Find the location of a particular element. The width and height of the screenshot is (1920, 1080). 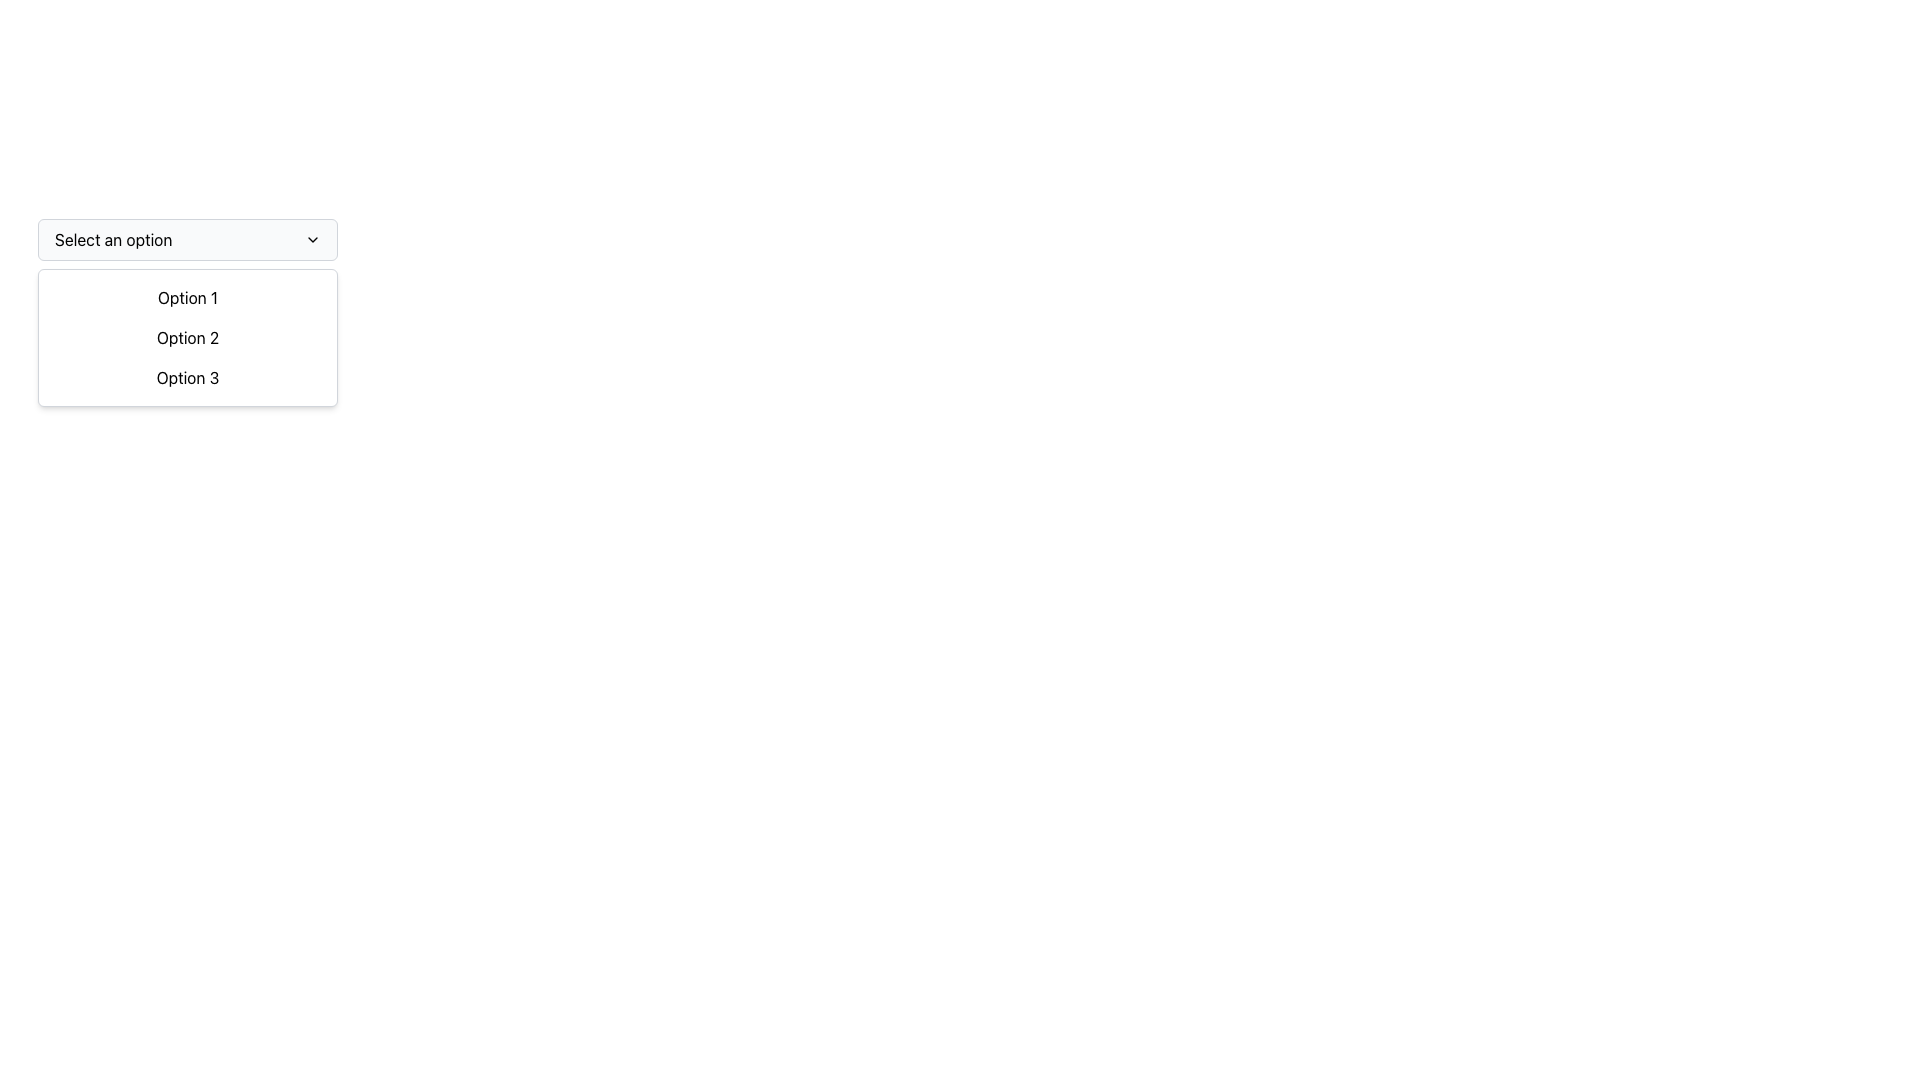

the text label that identifies the current selection in the dropdown menu, positioned on the left side of the dropdown component is located at coordinates (112, 238).